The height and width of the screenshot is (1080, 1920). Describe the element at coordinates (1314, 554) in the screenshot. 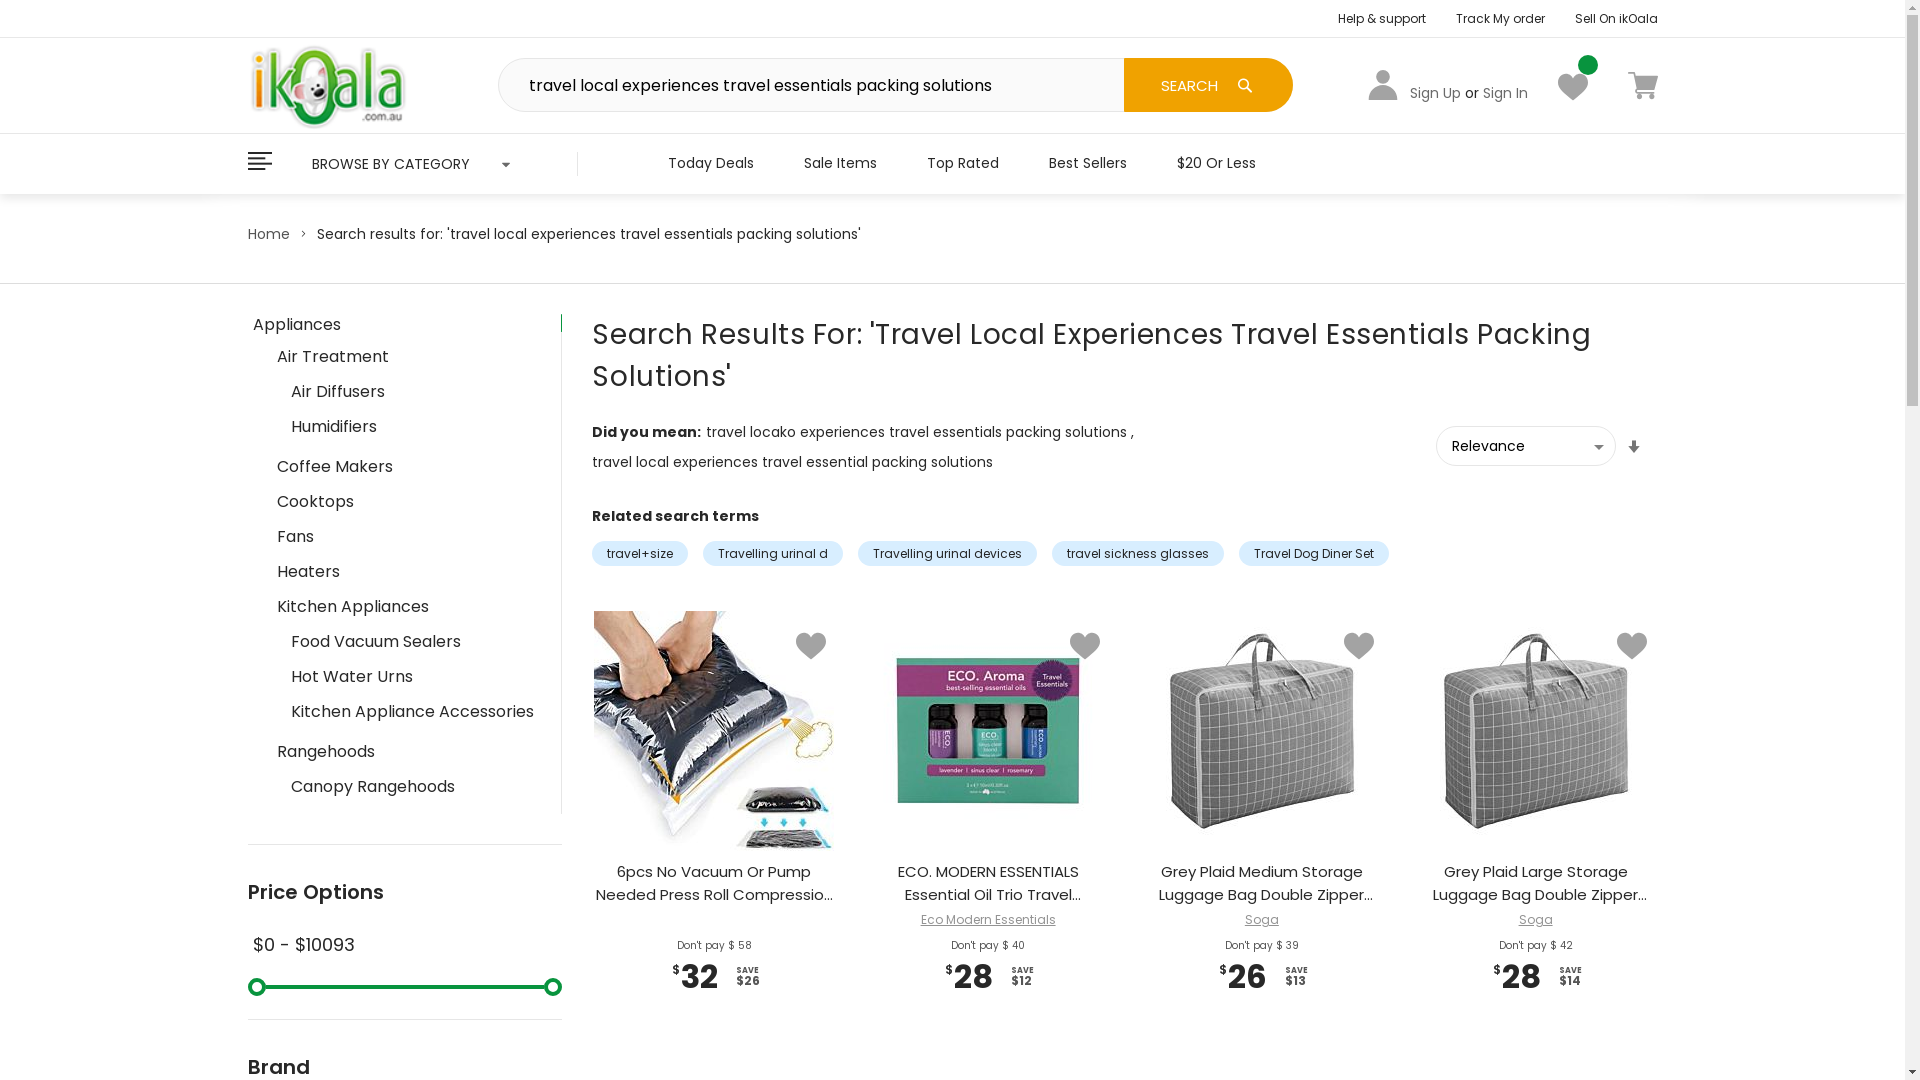

I see `'Travel Dog Diner Set'` at that location.